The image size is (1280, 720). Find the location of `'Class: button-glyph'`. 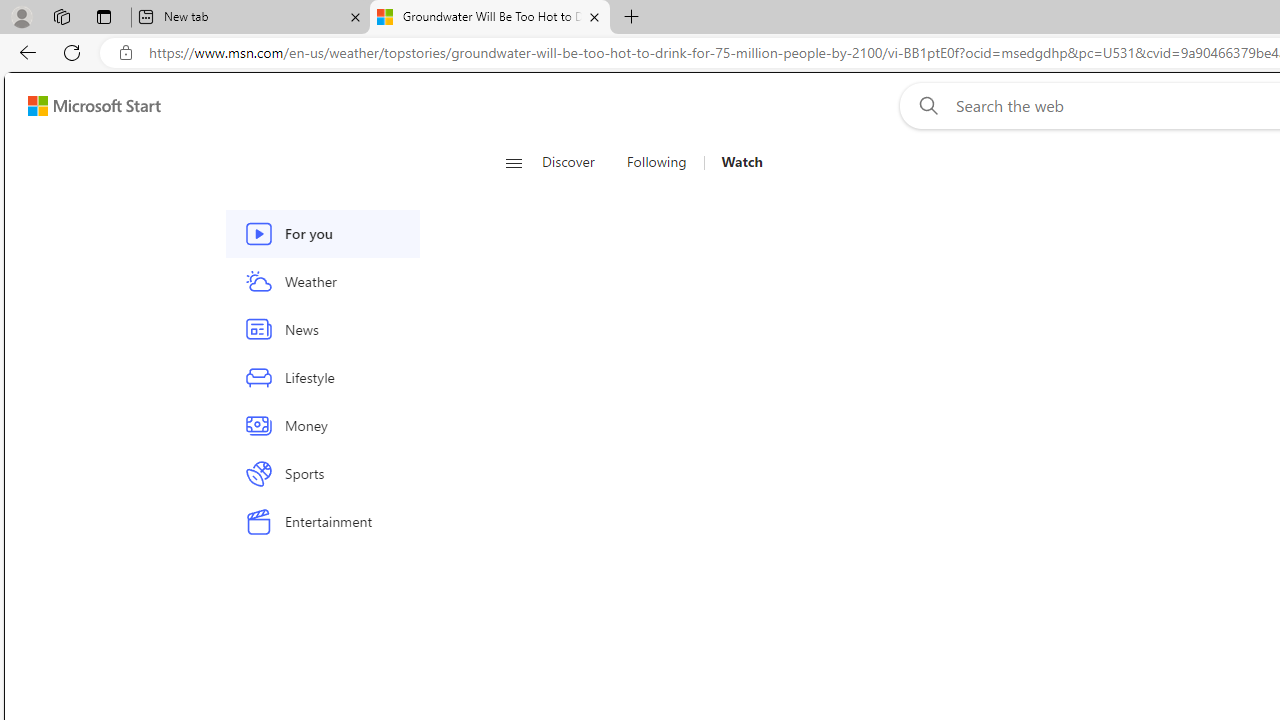

'Class: button-glyph' is located at coordinates (513, 162).